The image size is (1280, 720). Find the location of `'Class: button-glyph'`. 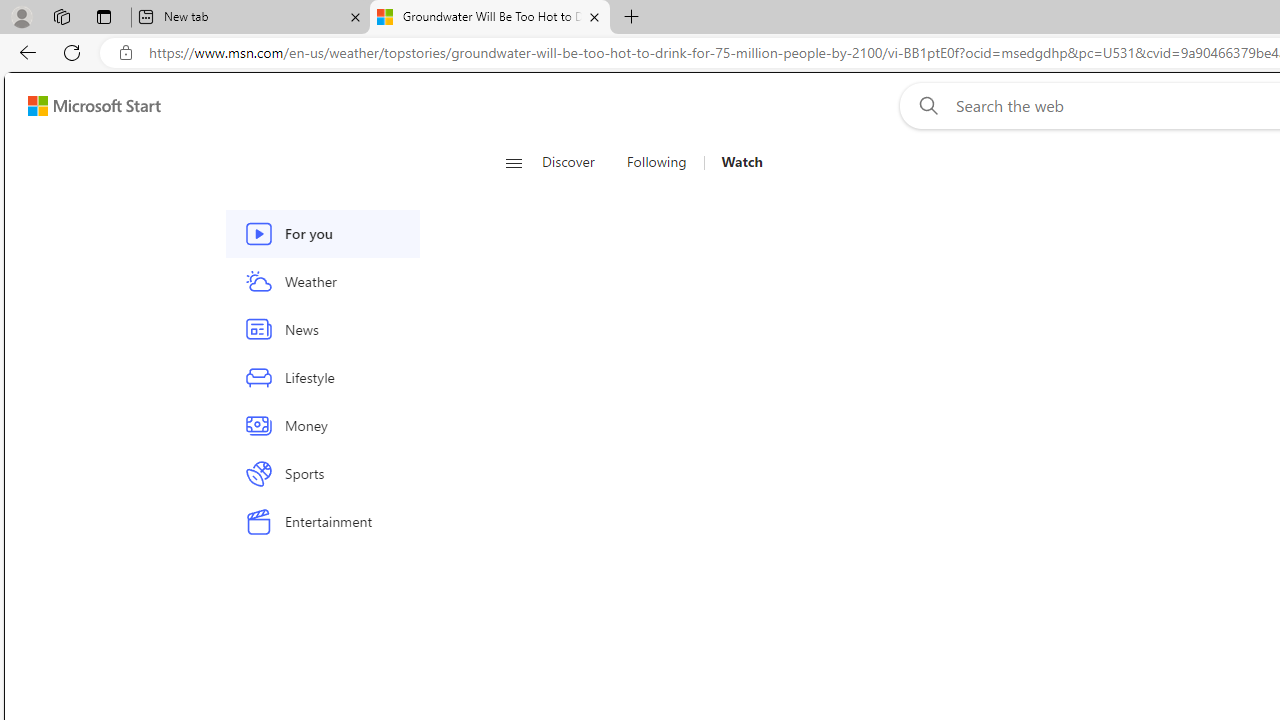

'Class: button-glyph' is located at coordinates (513, 162).